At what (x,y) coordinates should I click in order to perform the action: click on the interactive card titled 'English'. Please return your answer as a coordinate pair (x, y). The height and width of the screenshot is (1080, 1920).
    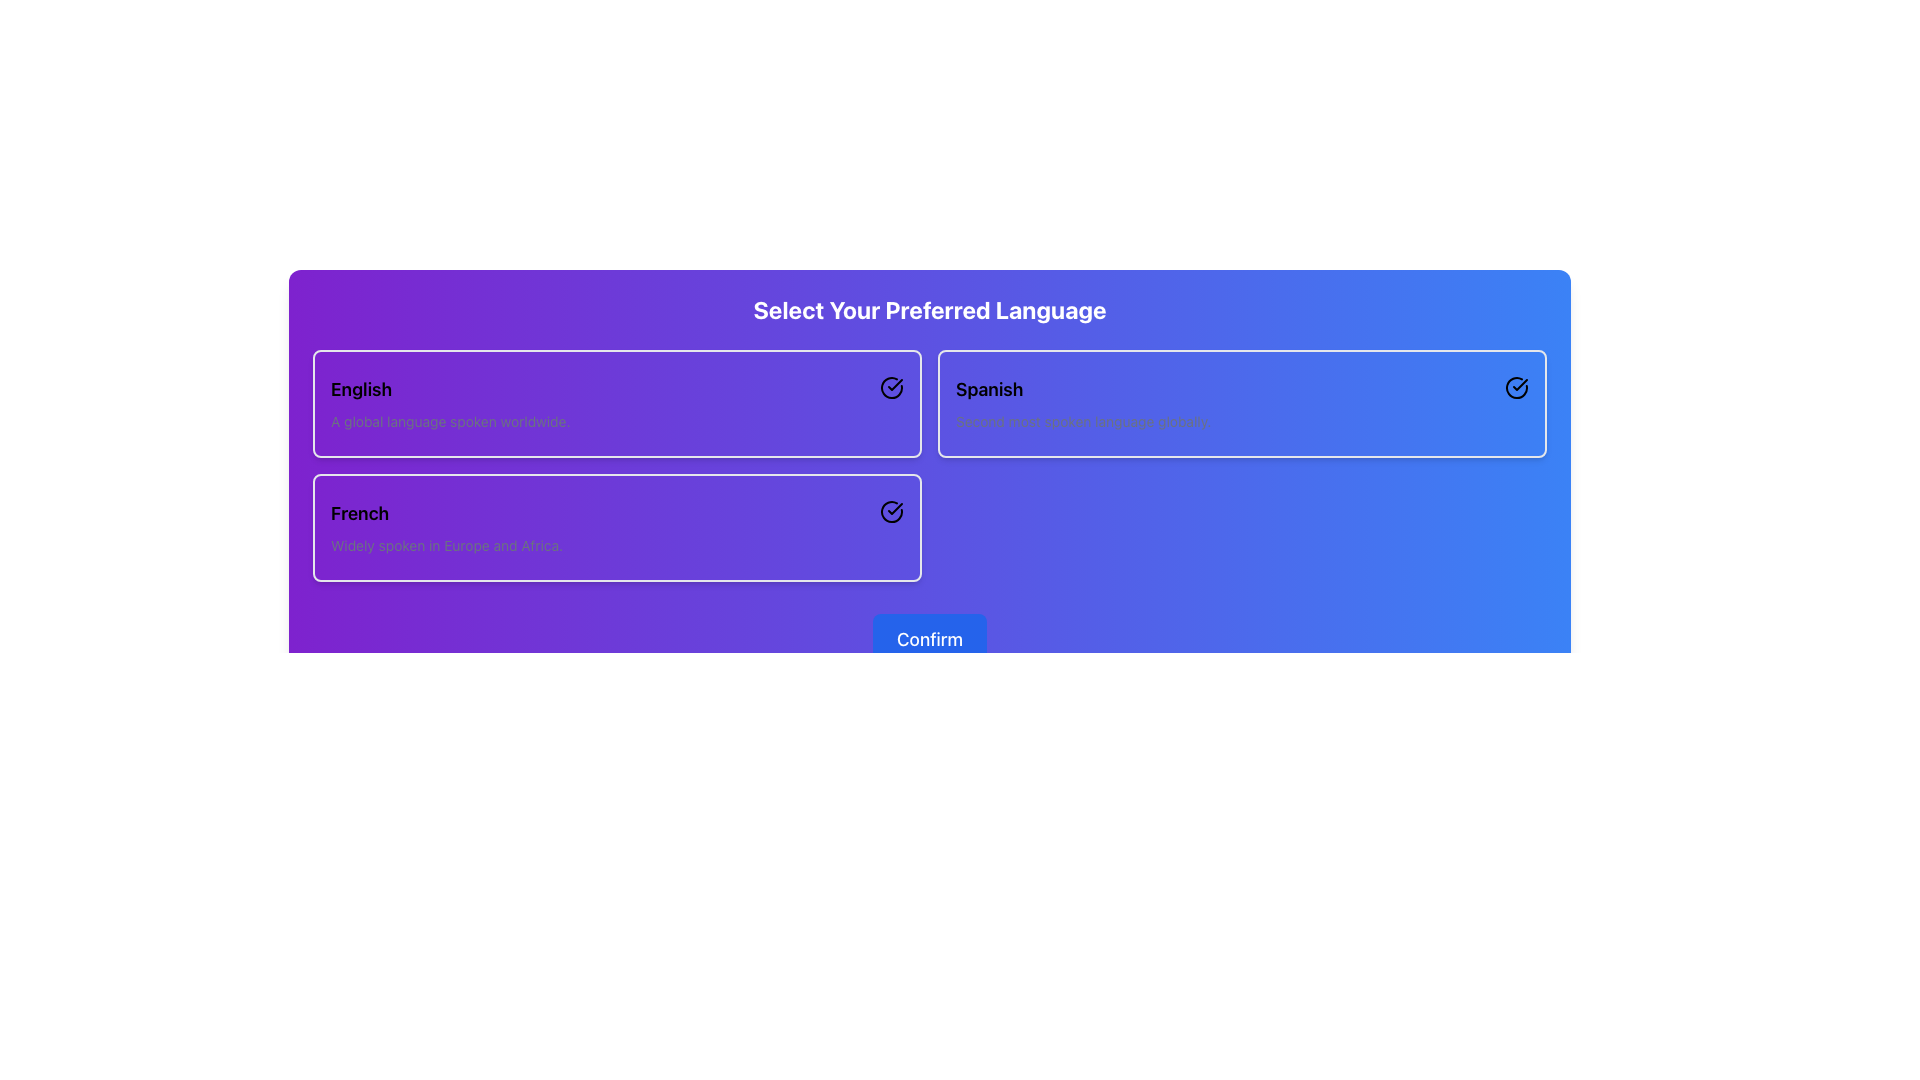
    Looking at the image, I should click on (616, 404).